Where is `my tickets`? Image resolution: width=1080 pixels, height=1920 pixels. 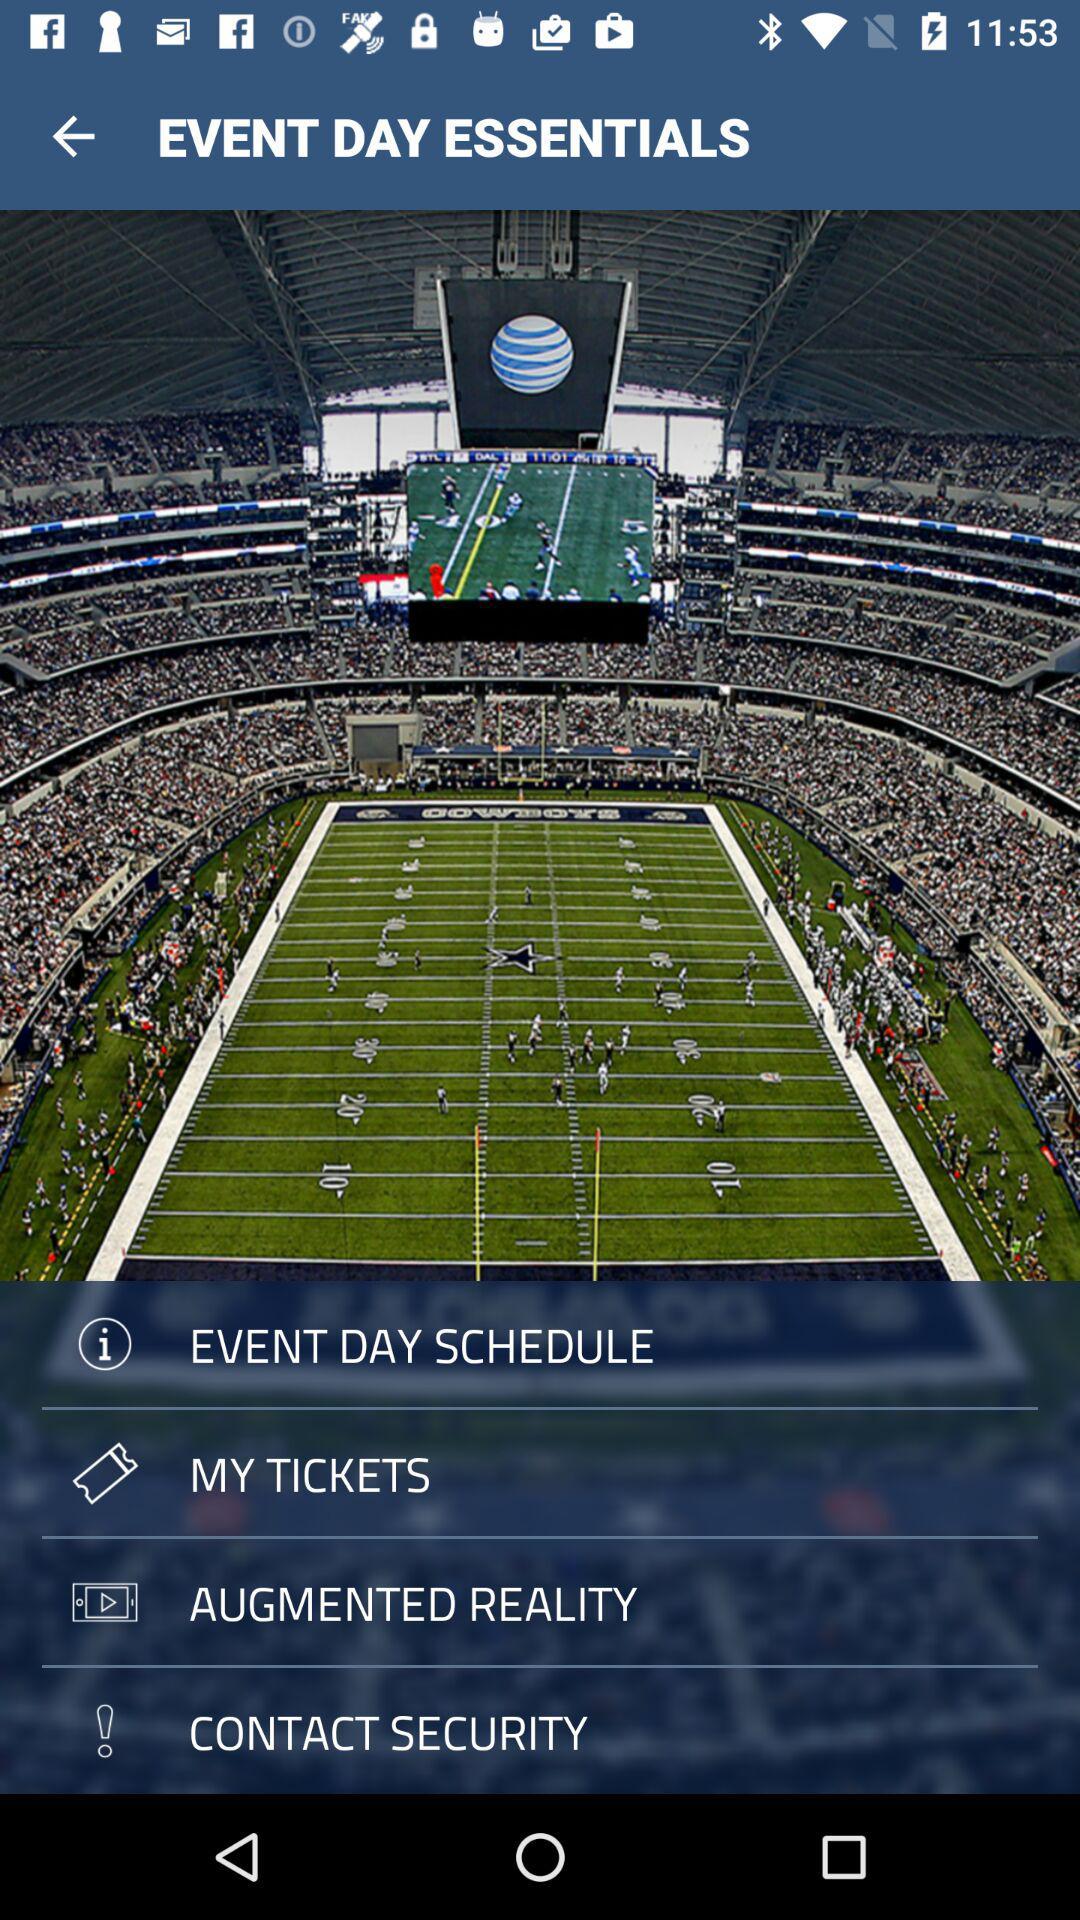 my tickets is located at coordinates (540, 1473).